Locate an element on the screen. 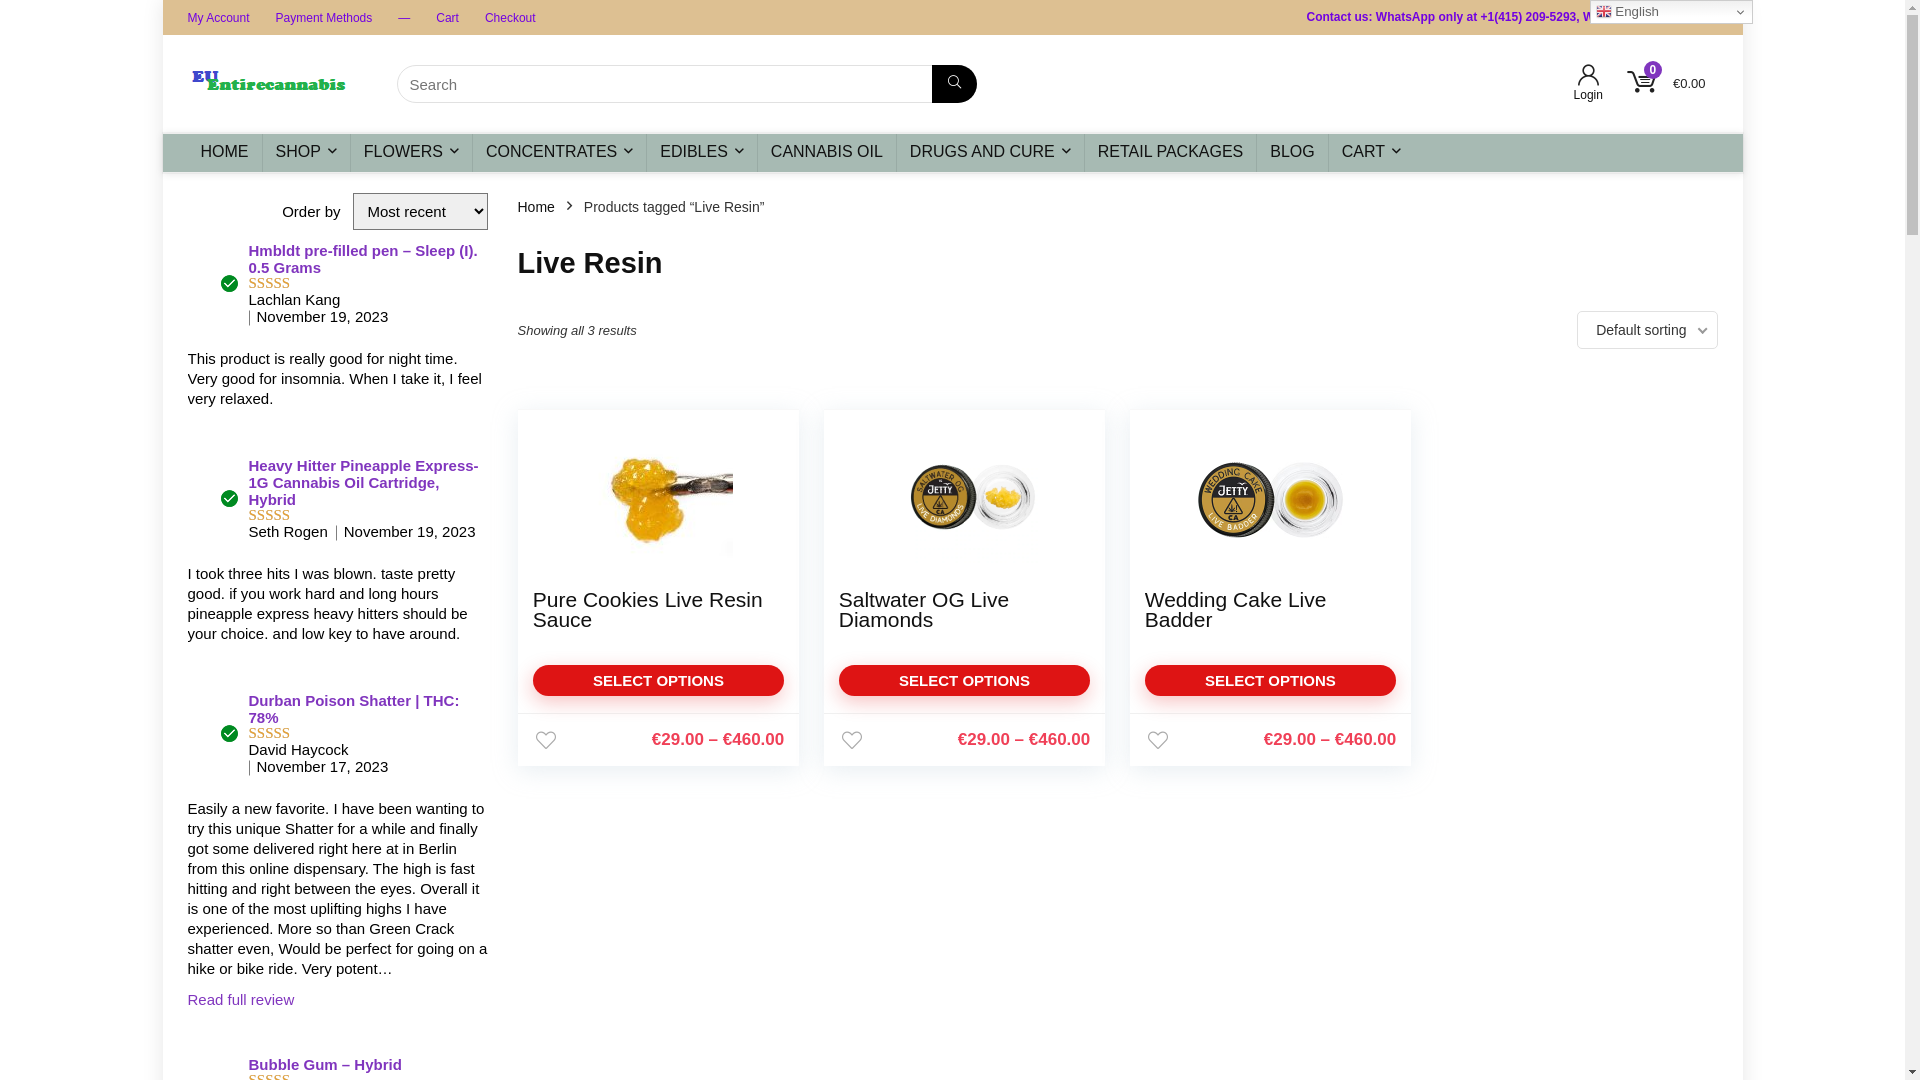  'HOME' is located at coordinates (225, 152).